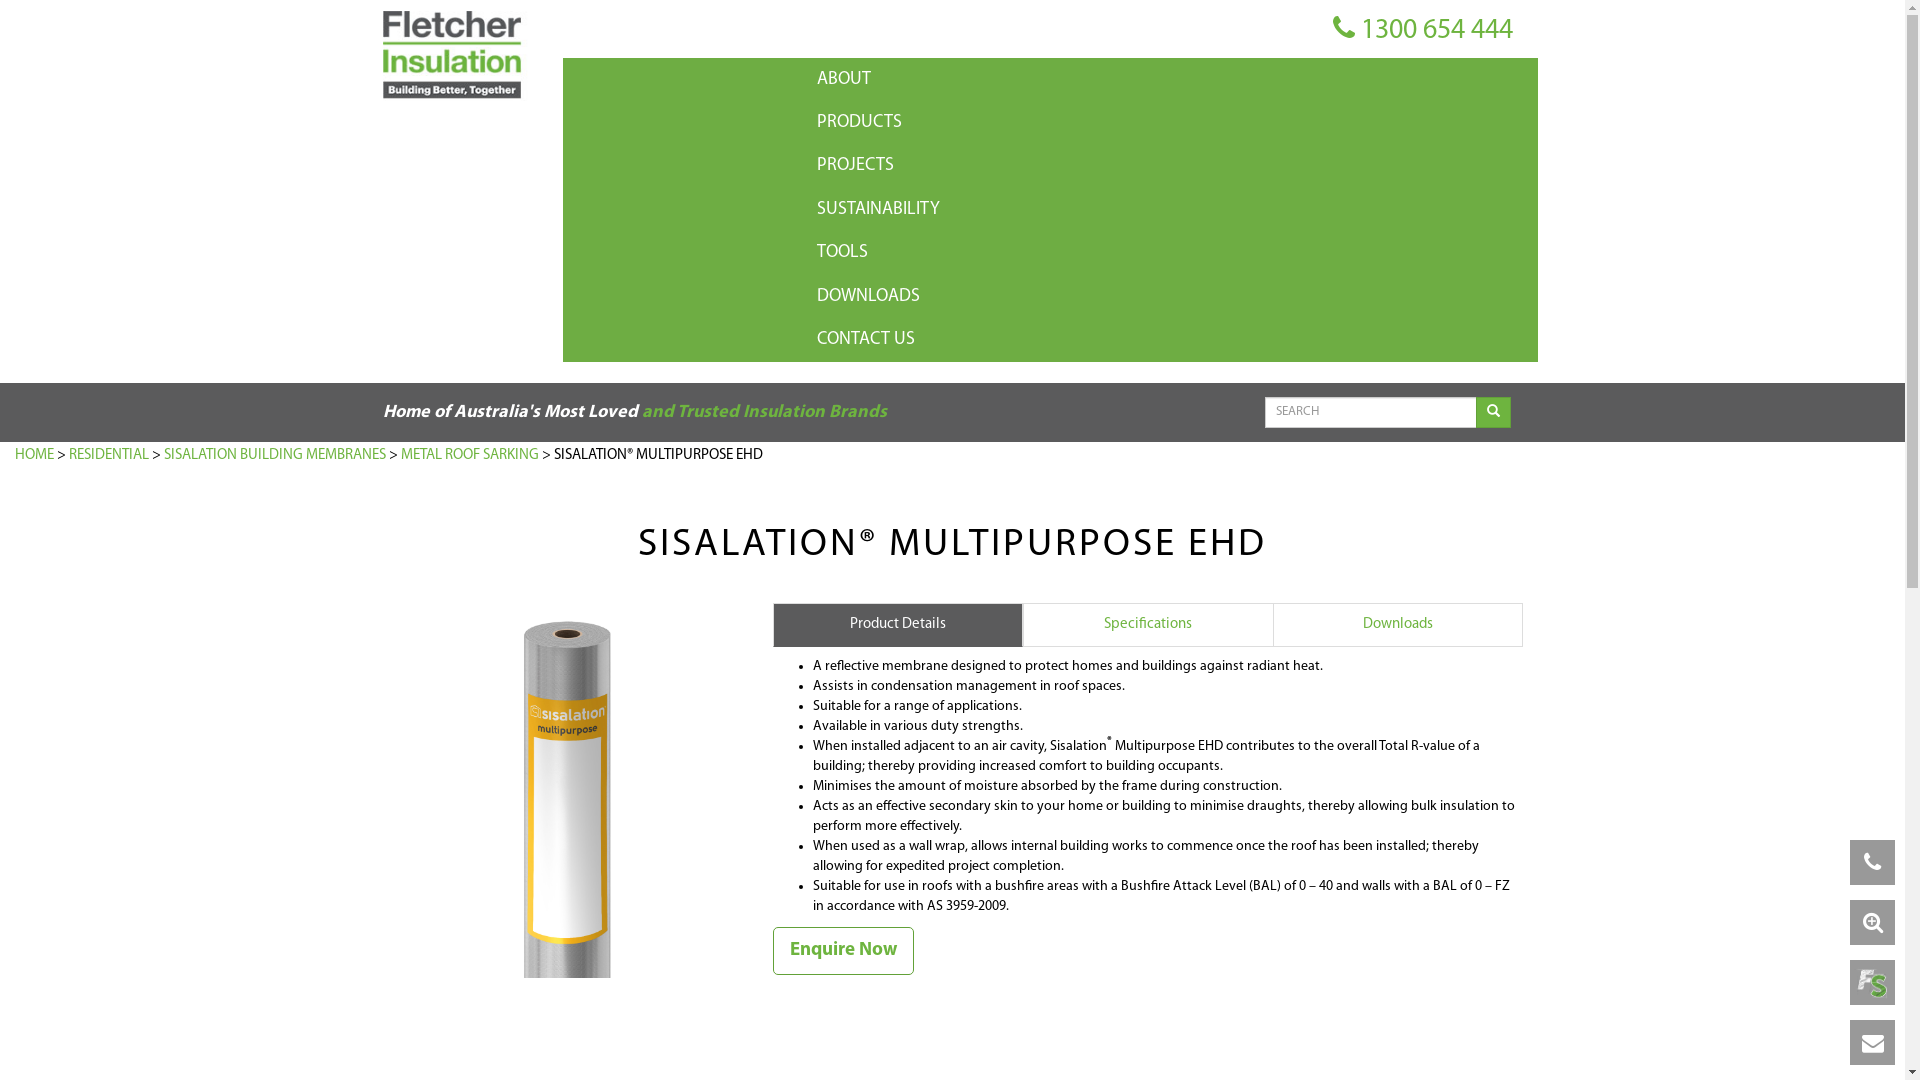  I want to click on 'METAL ROOF SARKING', so click(469, 455).